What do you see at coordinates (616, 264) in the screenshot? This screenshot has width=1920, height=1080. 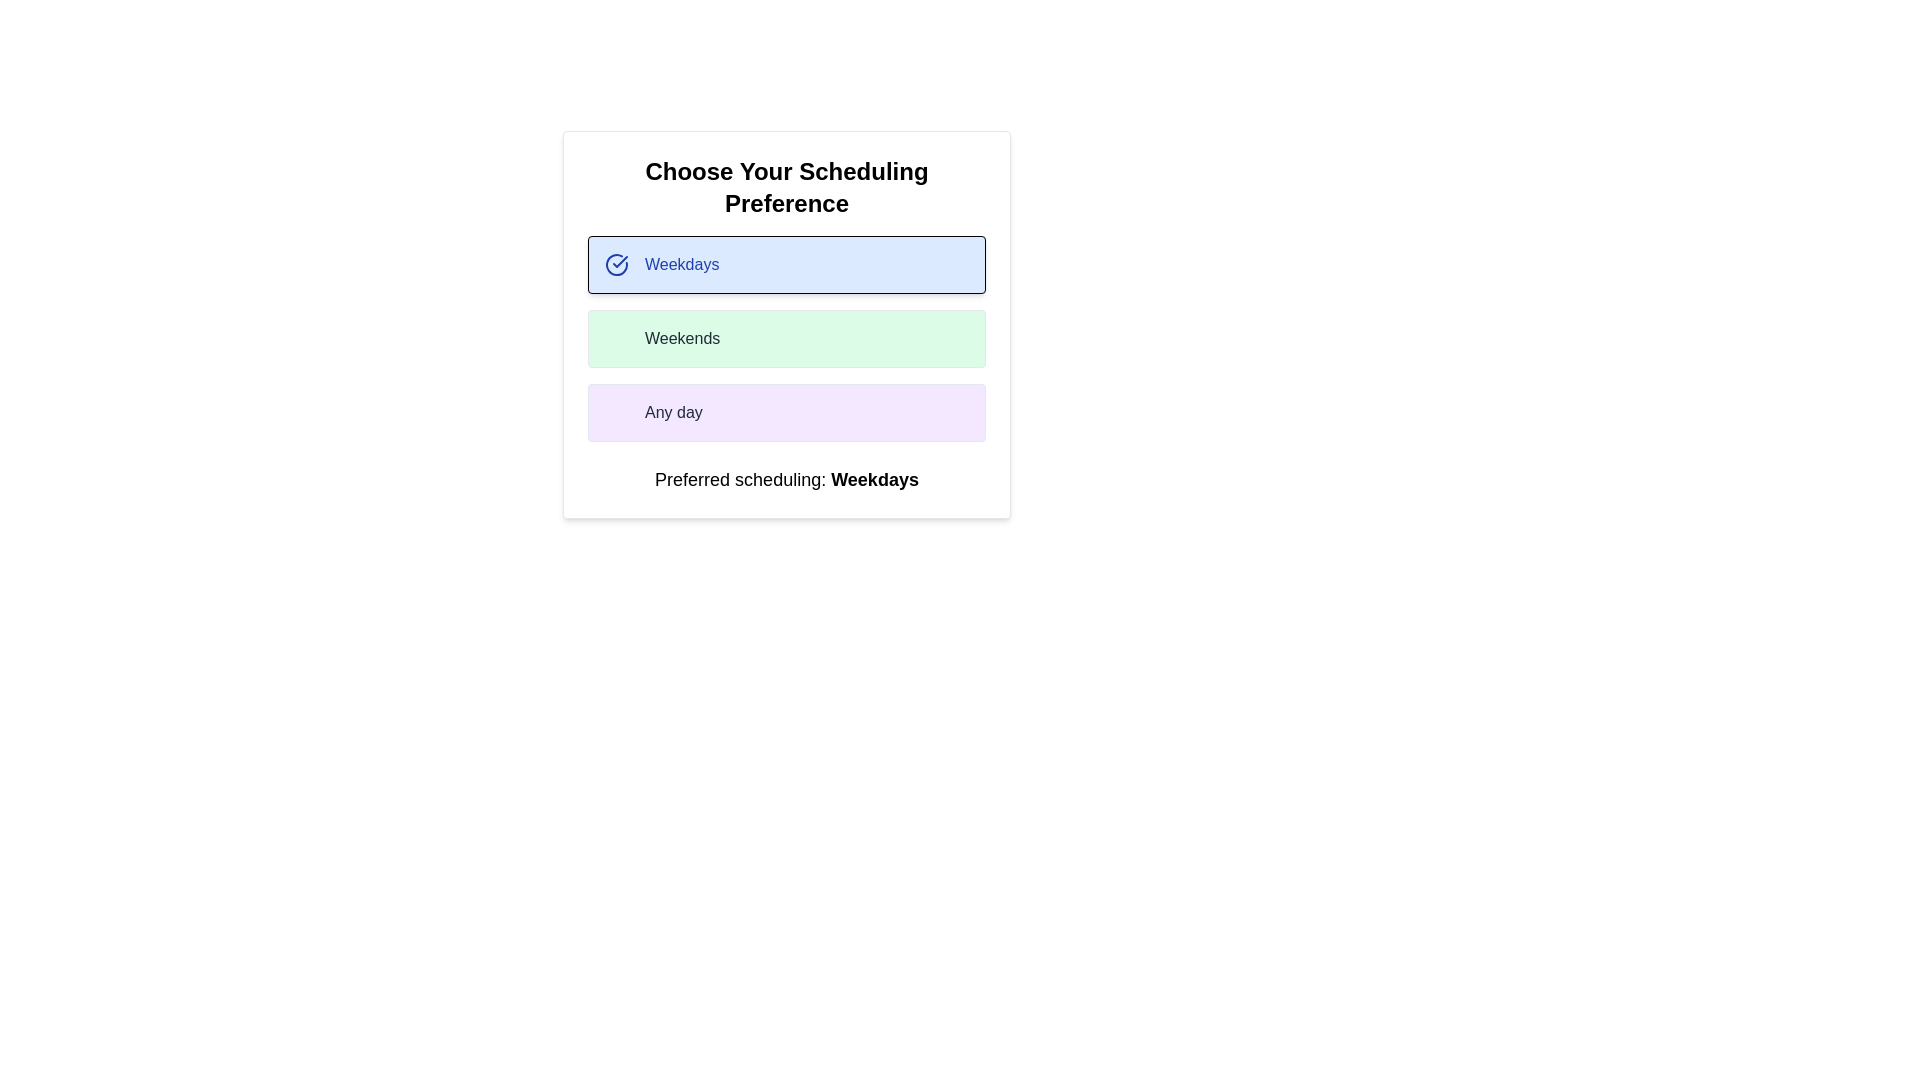 I see `the circular checkmark icon located within the blue-shaded 'Weekdays' button, positioned to the left of the text` at bounding box center [616, 264].